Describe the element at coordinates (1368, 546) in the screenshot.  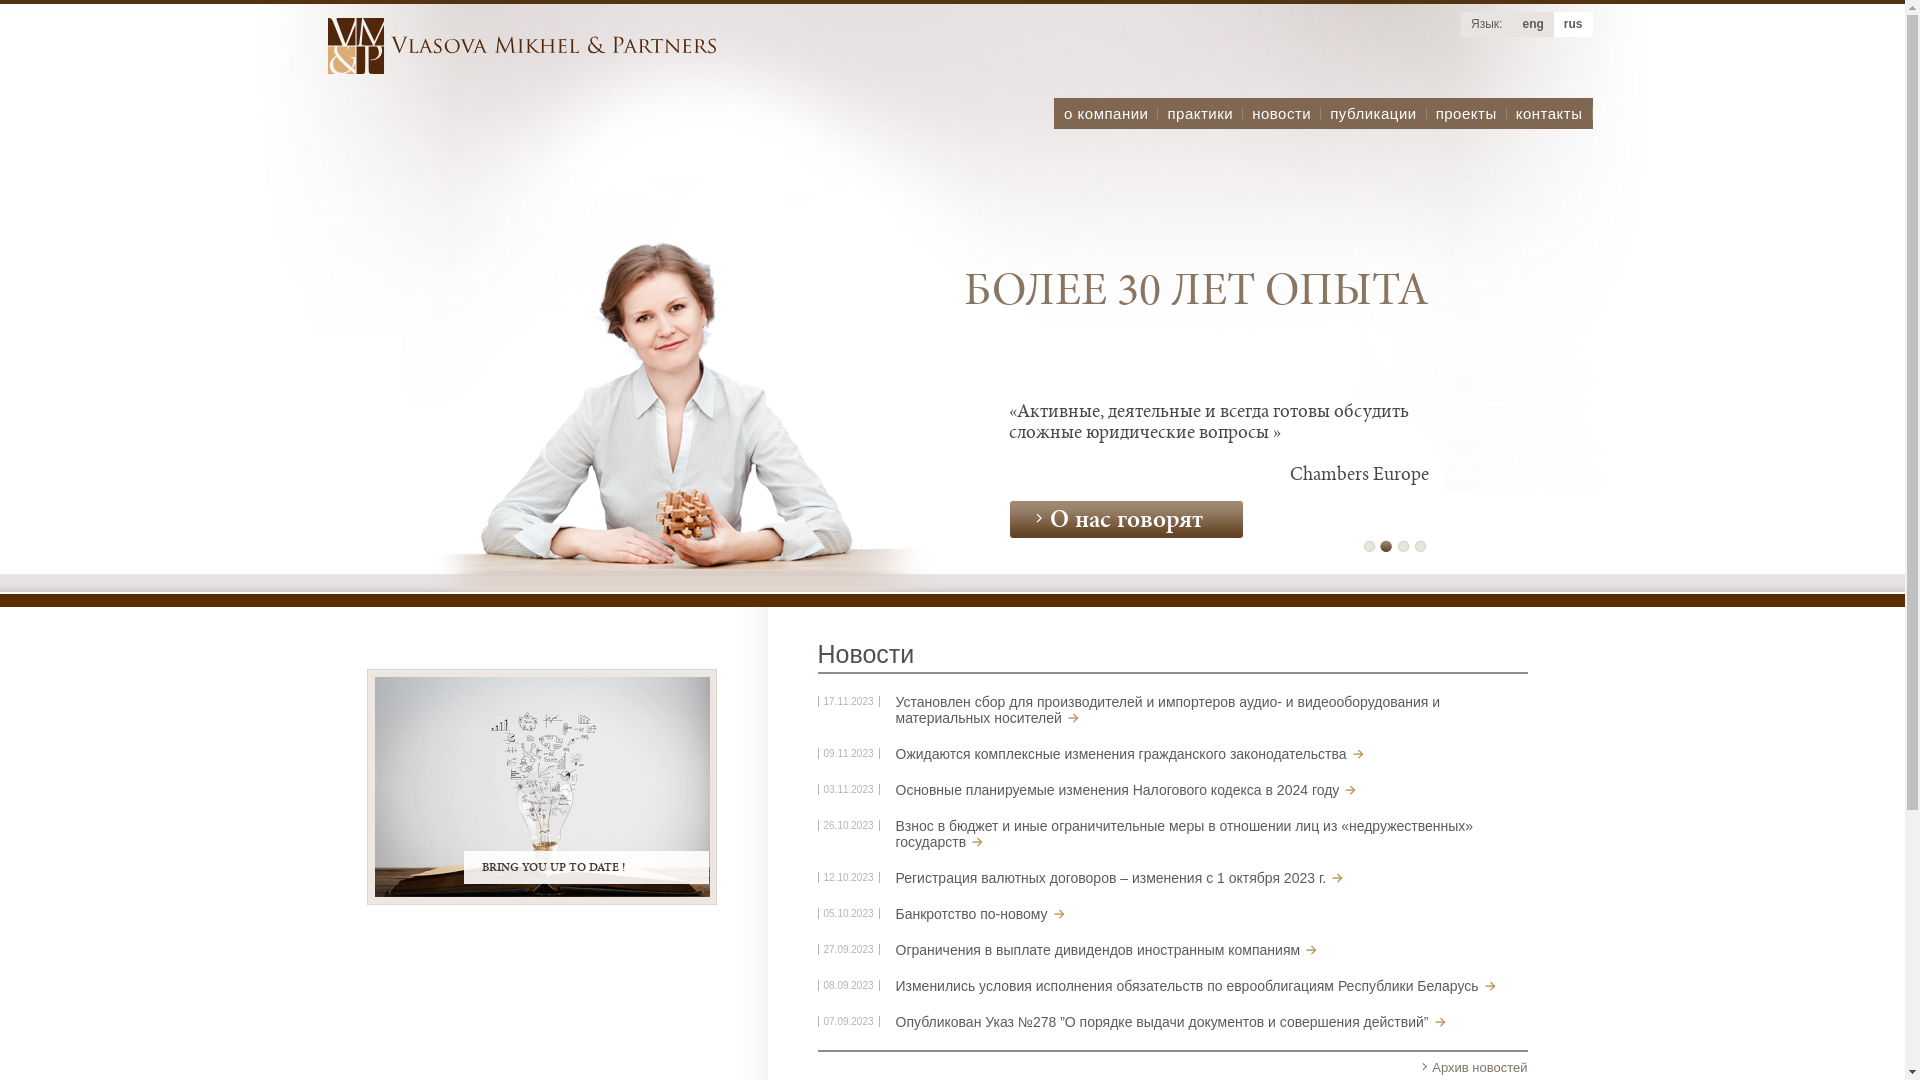
I see `'1'` at that location.